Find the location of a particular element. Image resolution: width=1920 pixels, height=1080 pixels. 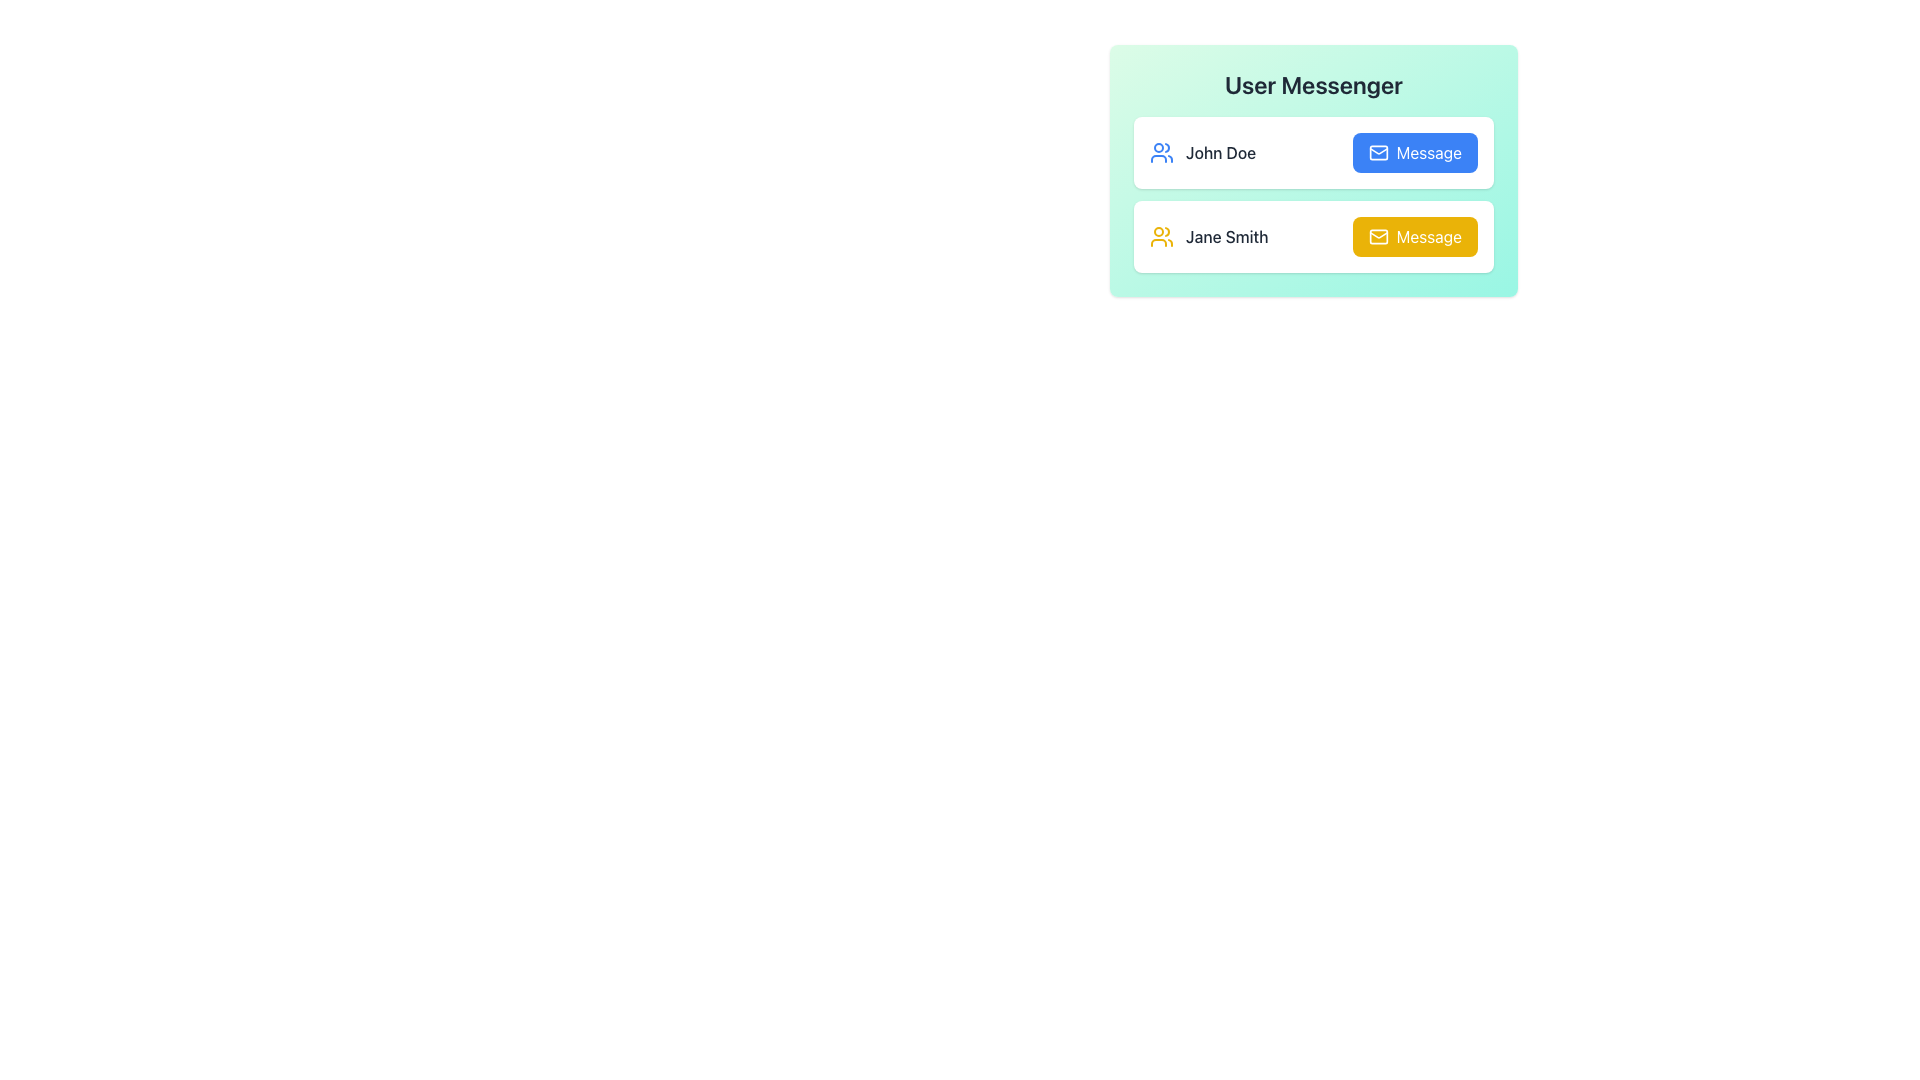

text displayed in the label identifying the user as 'Jane Smith', located under the 'User Messenger' header and aligned to the left of the 'Message' button is located at coordinates (1226, 235).